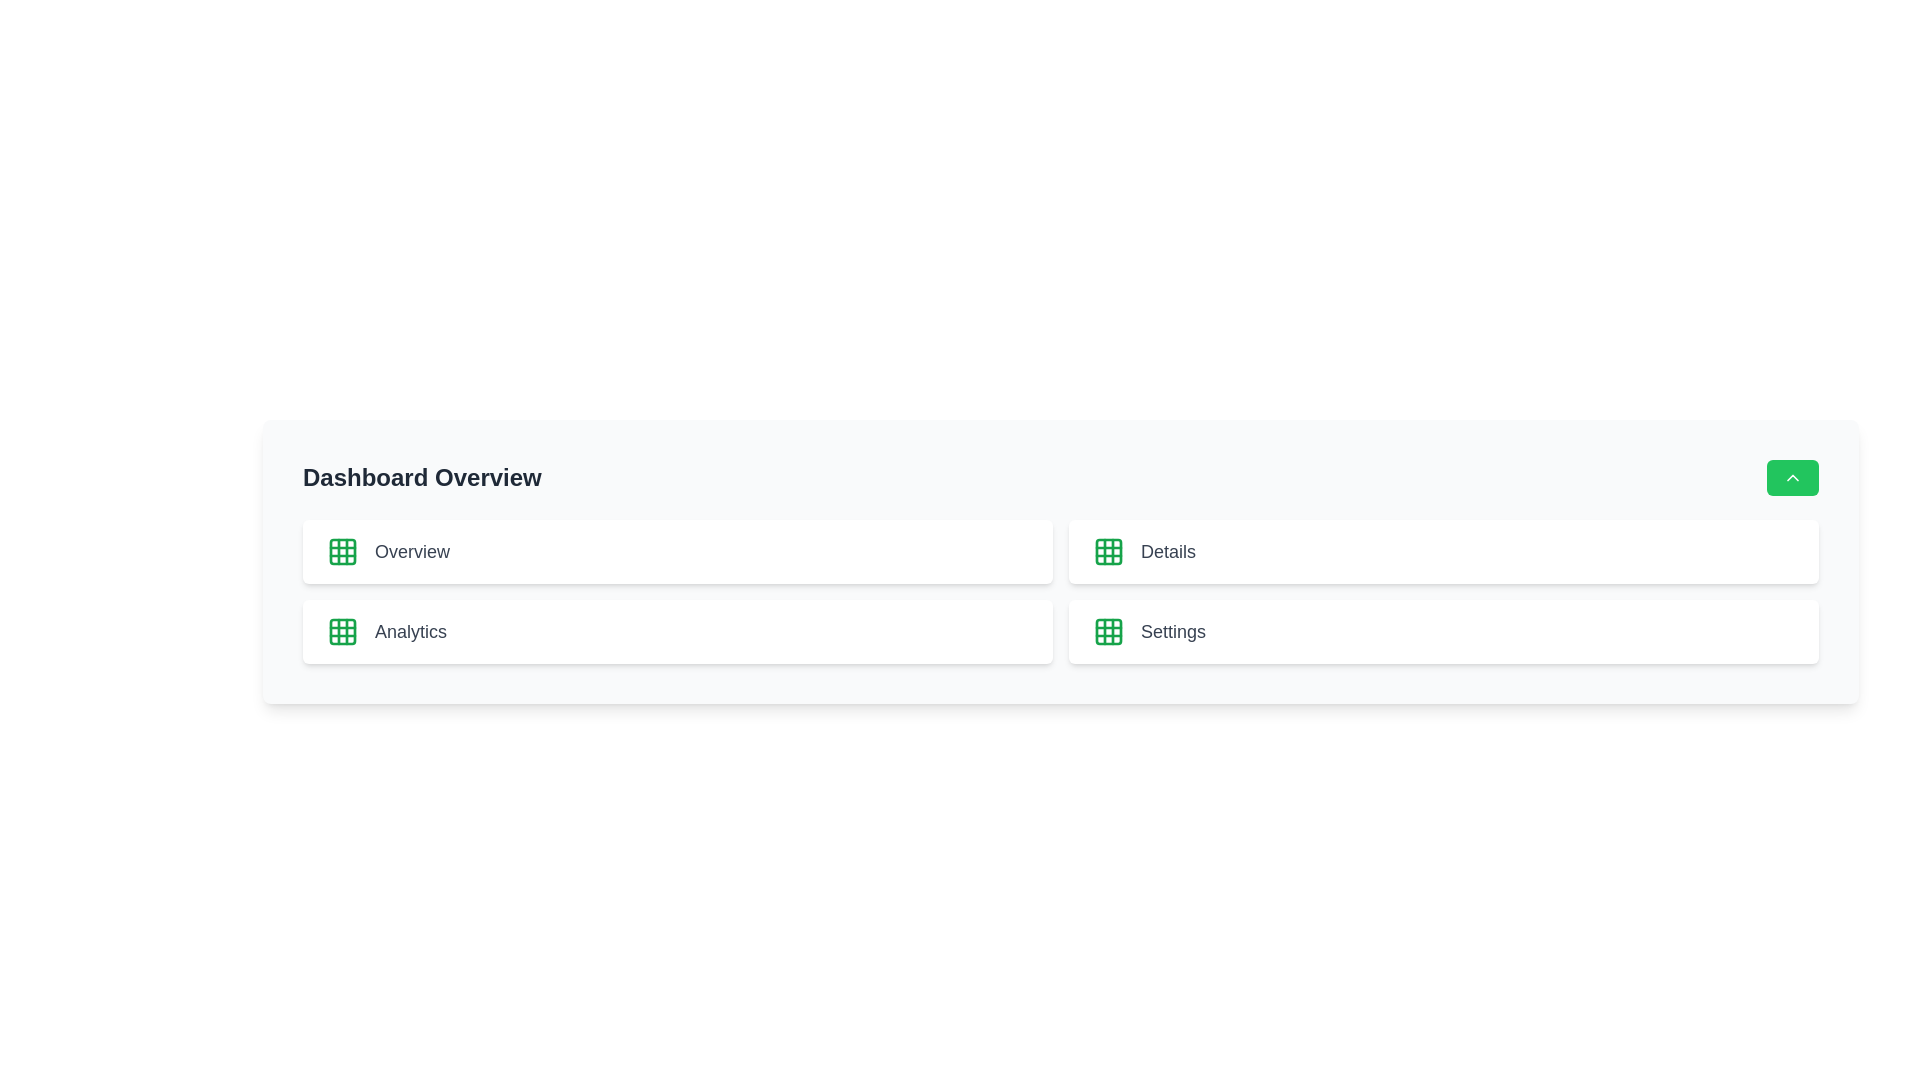 The height and width of the screenshot is (1080, 1920). What do you see at coordinates (1107, 632) in the screenshot?
I see `the top-left corner grid cell icon with rounded corners, styled in green with a white center, located in the 3x3 grid on the right side of the 'Details' card` at bounding box center [1107, 632].